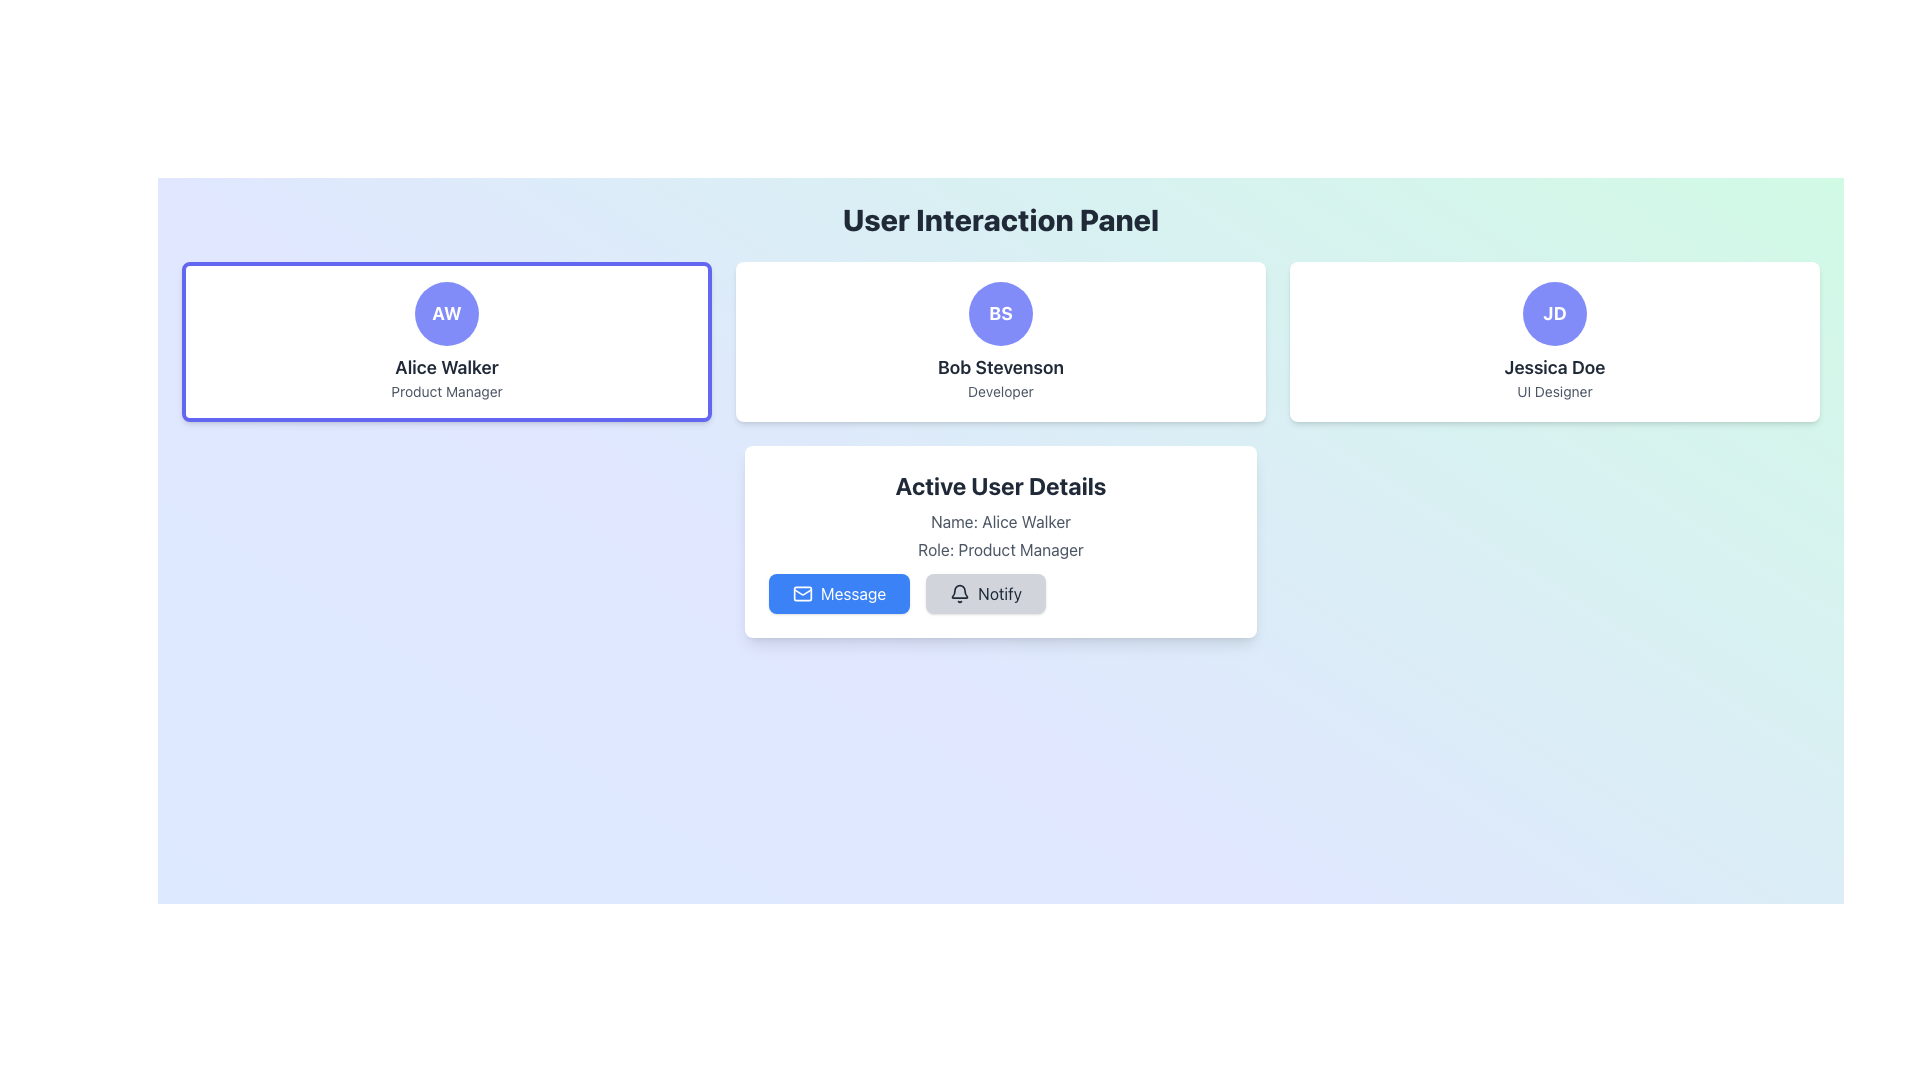  What do you see at coordinates (445, 392) in the screenshot?
I see `text of the label that says 'Product Manager', which is styled with small gray text and is positioned directly below 'Alice Walker' within a purple-bordered card layout` at bounding box center [445, 392].